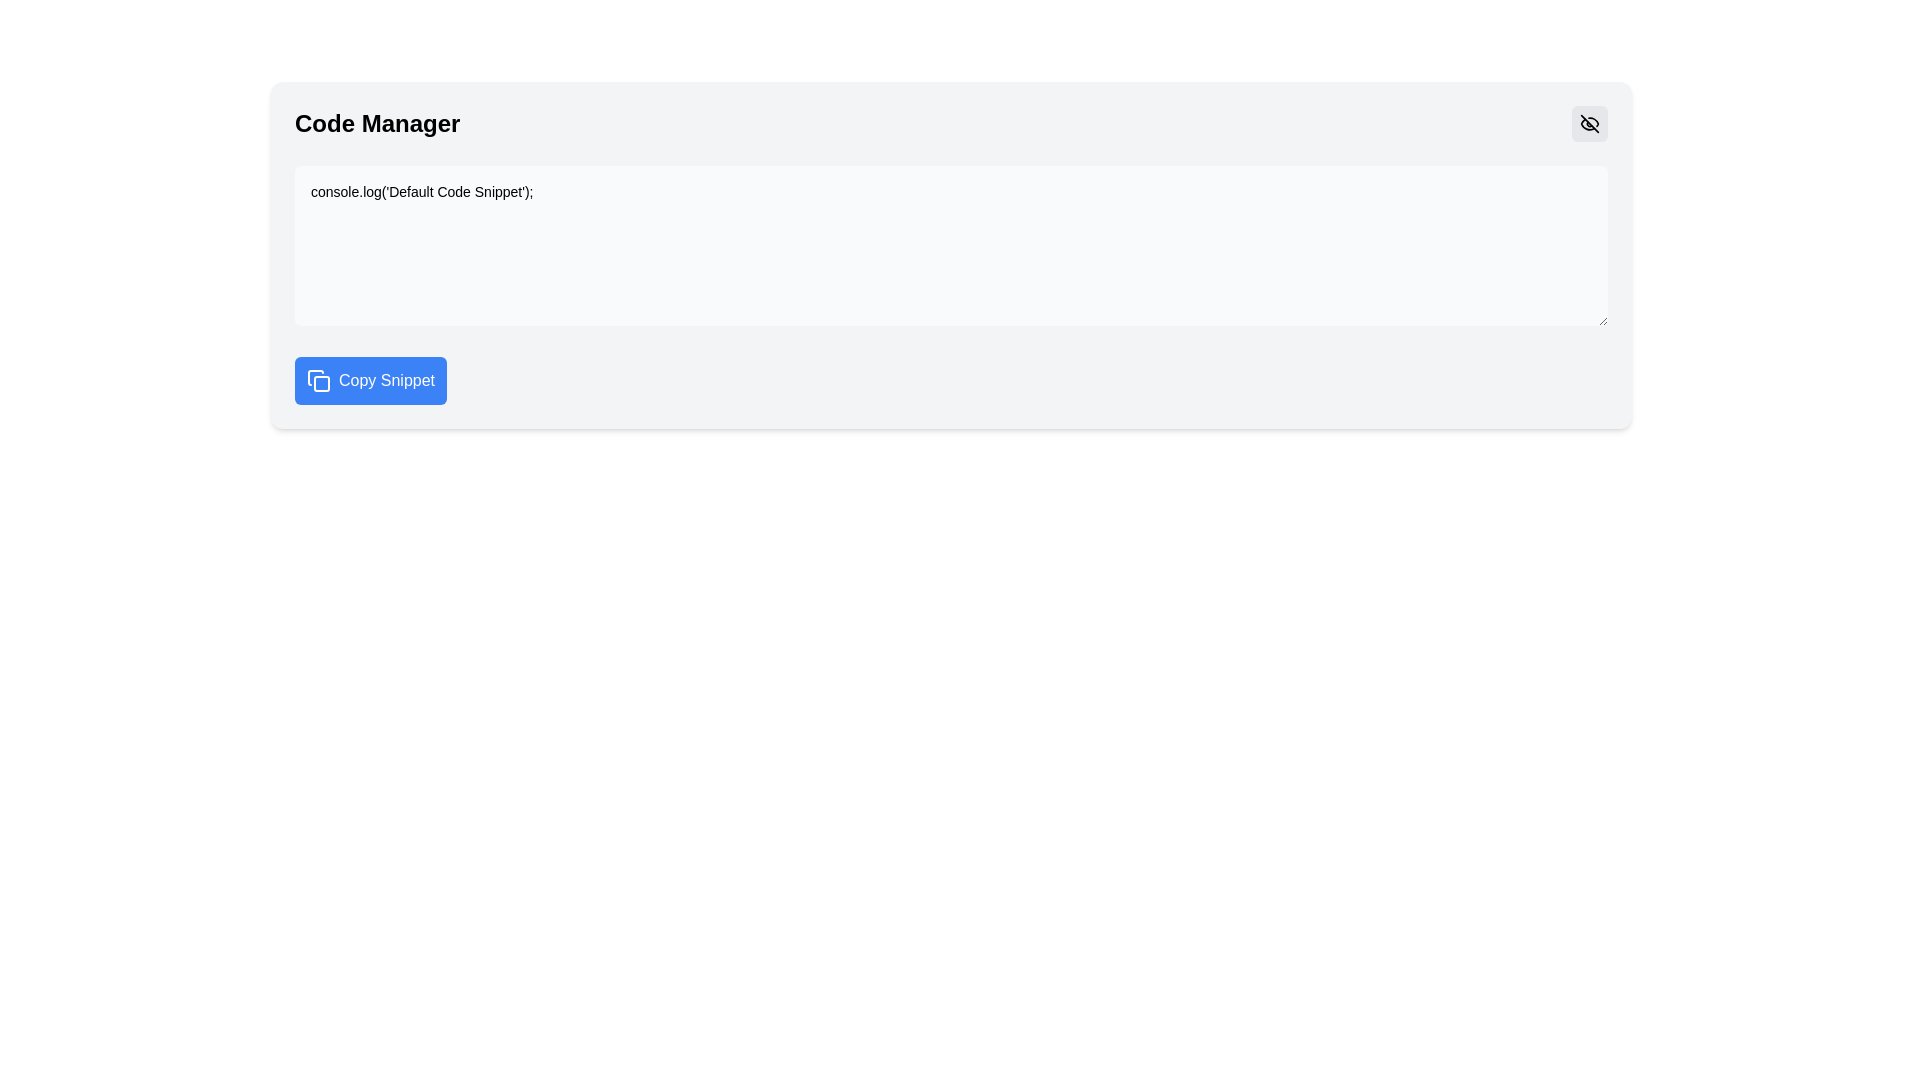 This screenshot has height=1080, width=1920. I want to click on the copy button located at the bottom-left corner of the code snippet card to change its color, so click(370, 381).